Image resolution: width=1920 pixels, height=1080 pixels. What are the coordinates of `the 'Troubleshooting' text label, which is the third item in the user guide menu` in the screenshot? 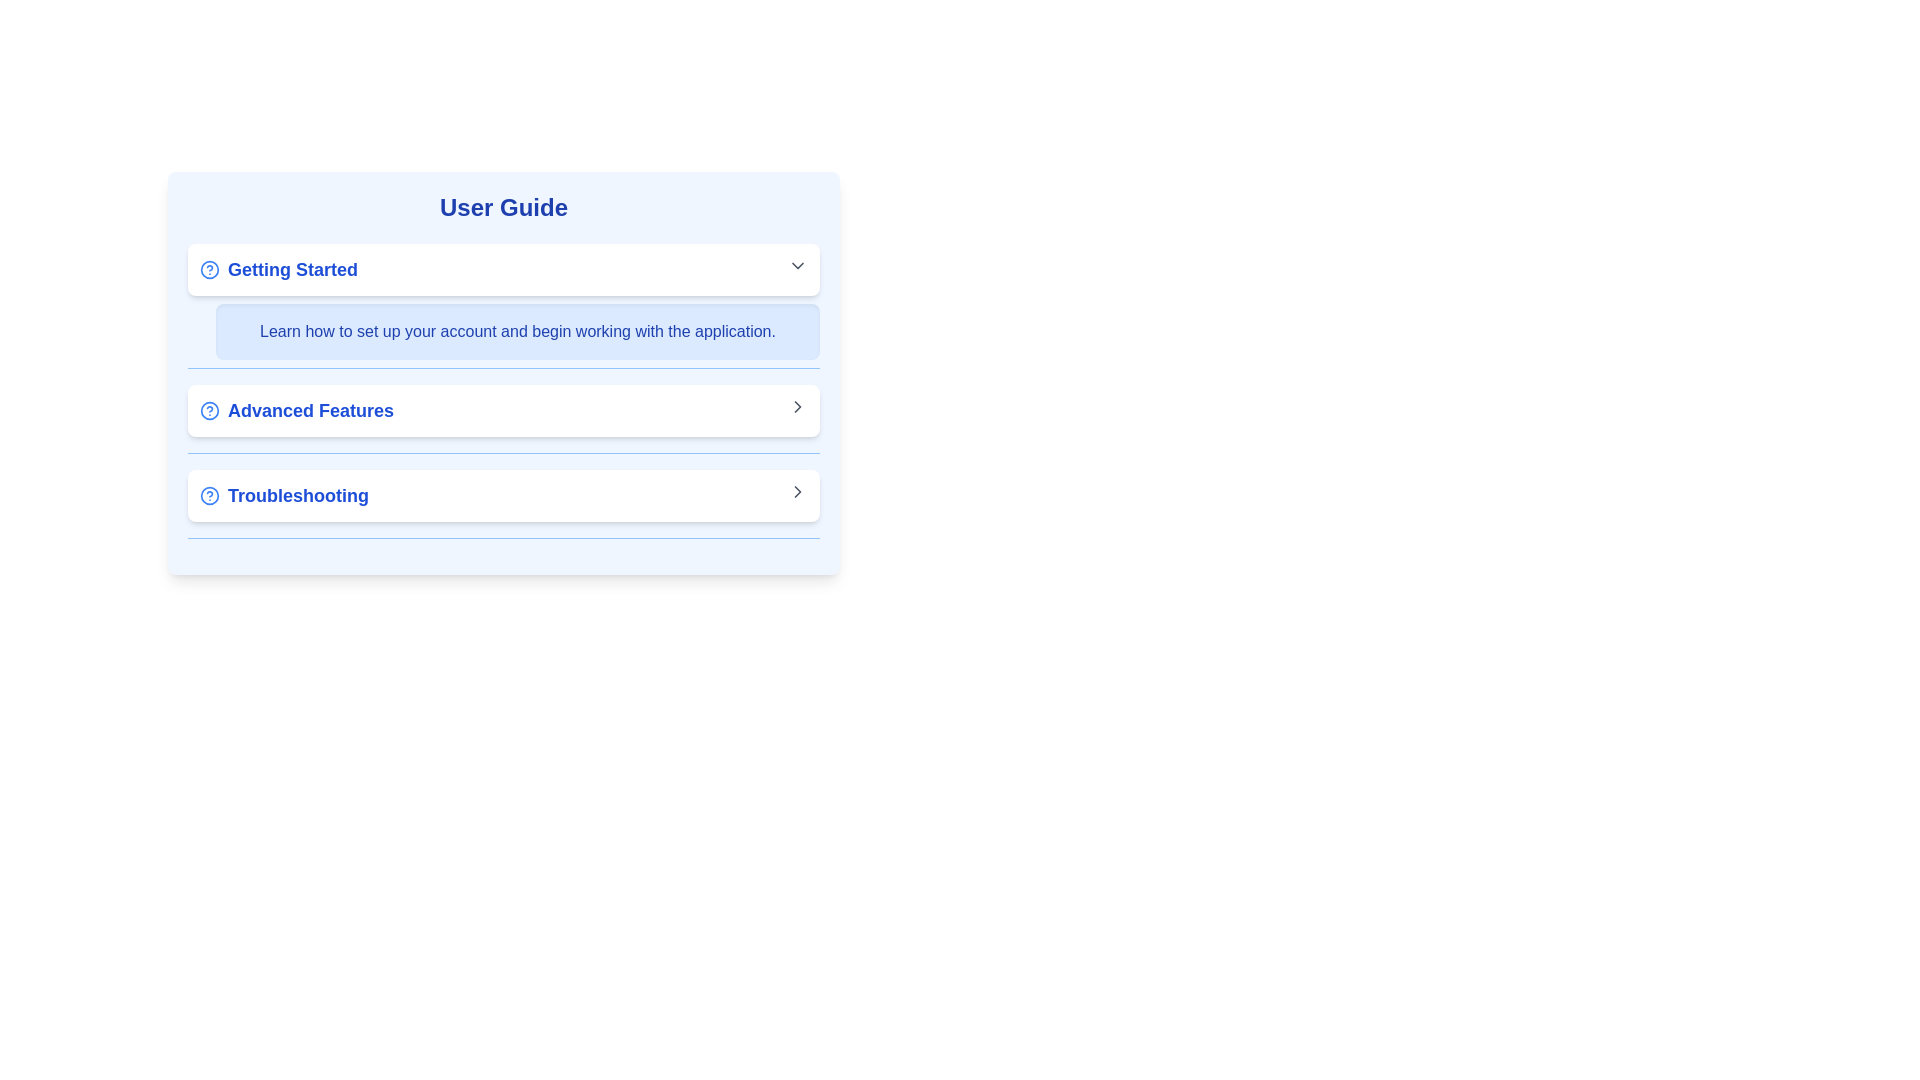 It's located at (297, 495).